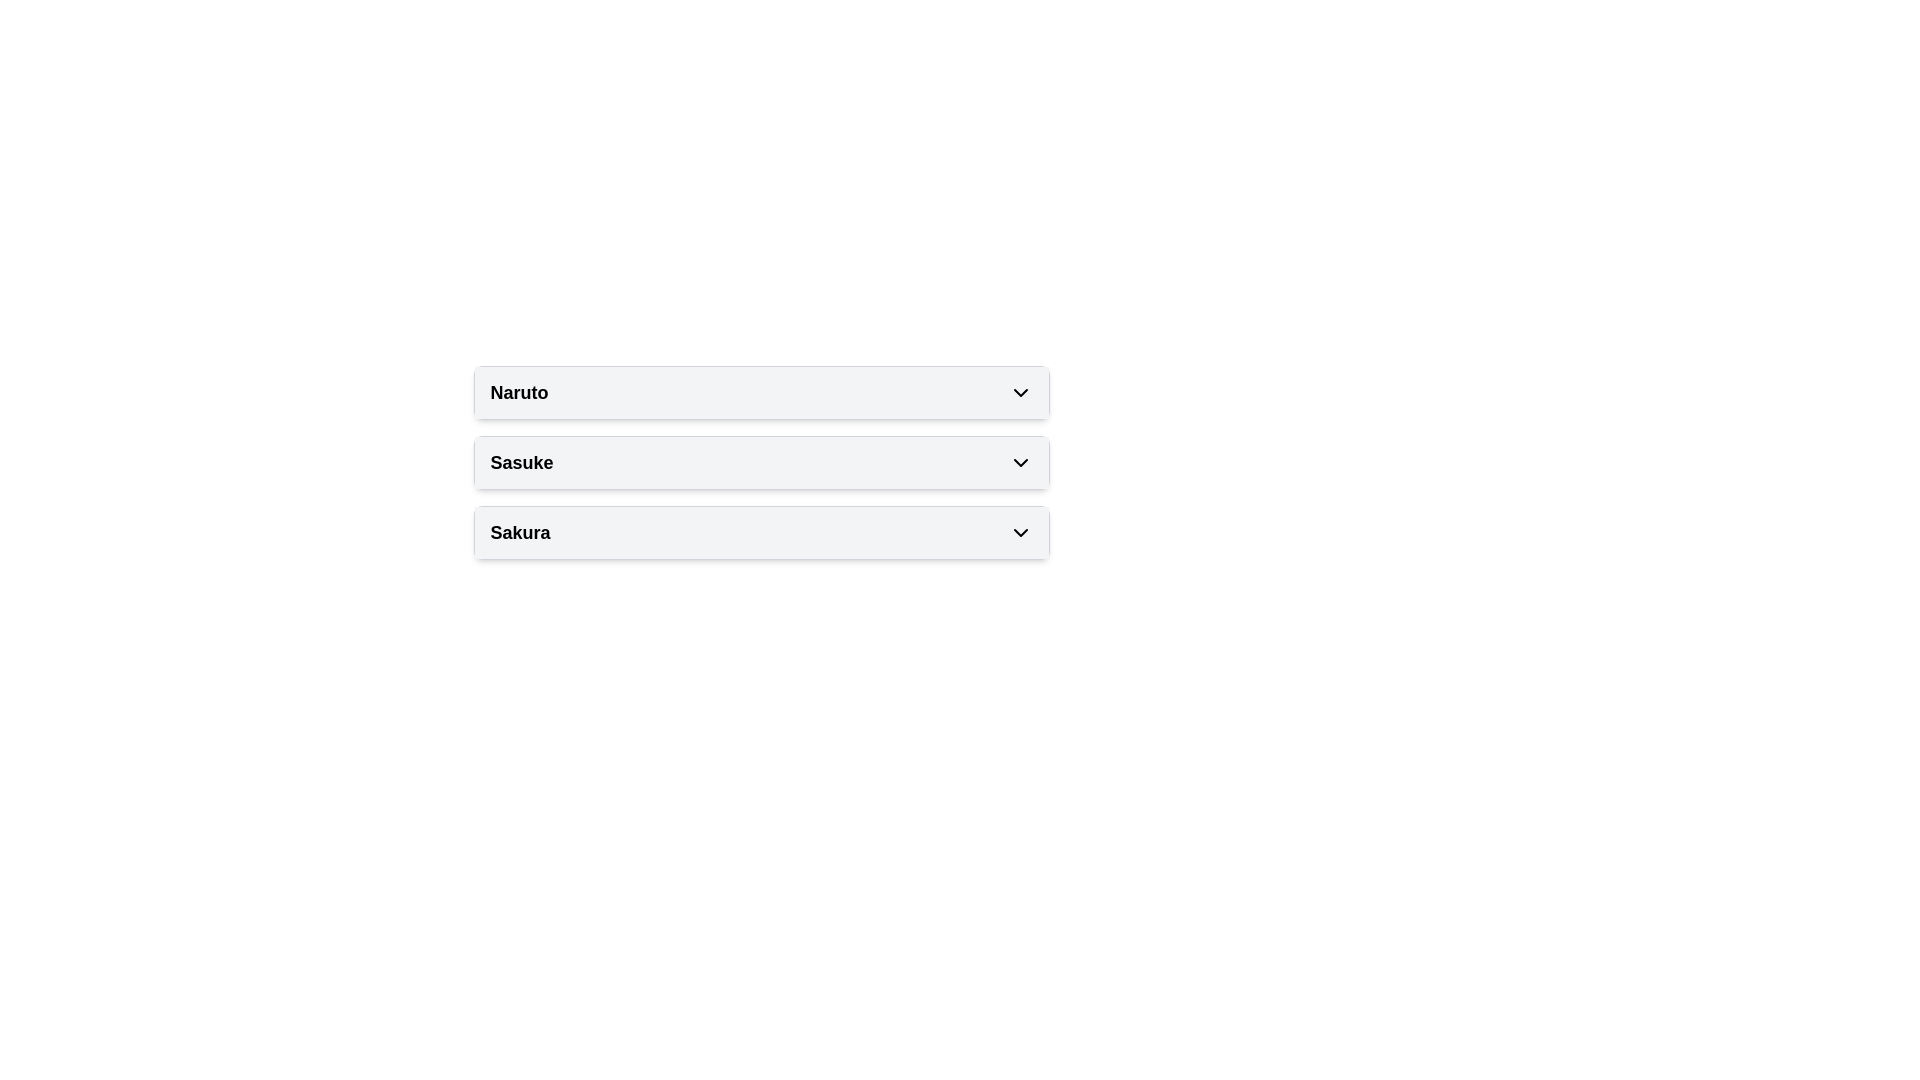 The width and height of the screenshot is (1920, 1080). What do you see at coordinates (760, 531) in the screenshot?
I see `the dropdown menu button labeled 'Sakura', which is the third item in a vertical list of dropdown components` at bounding box center [760, 531].